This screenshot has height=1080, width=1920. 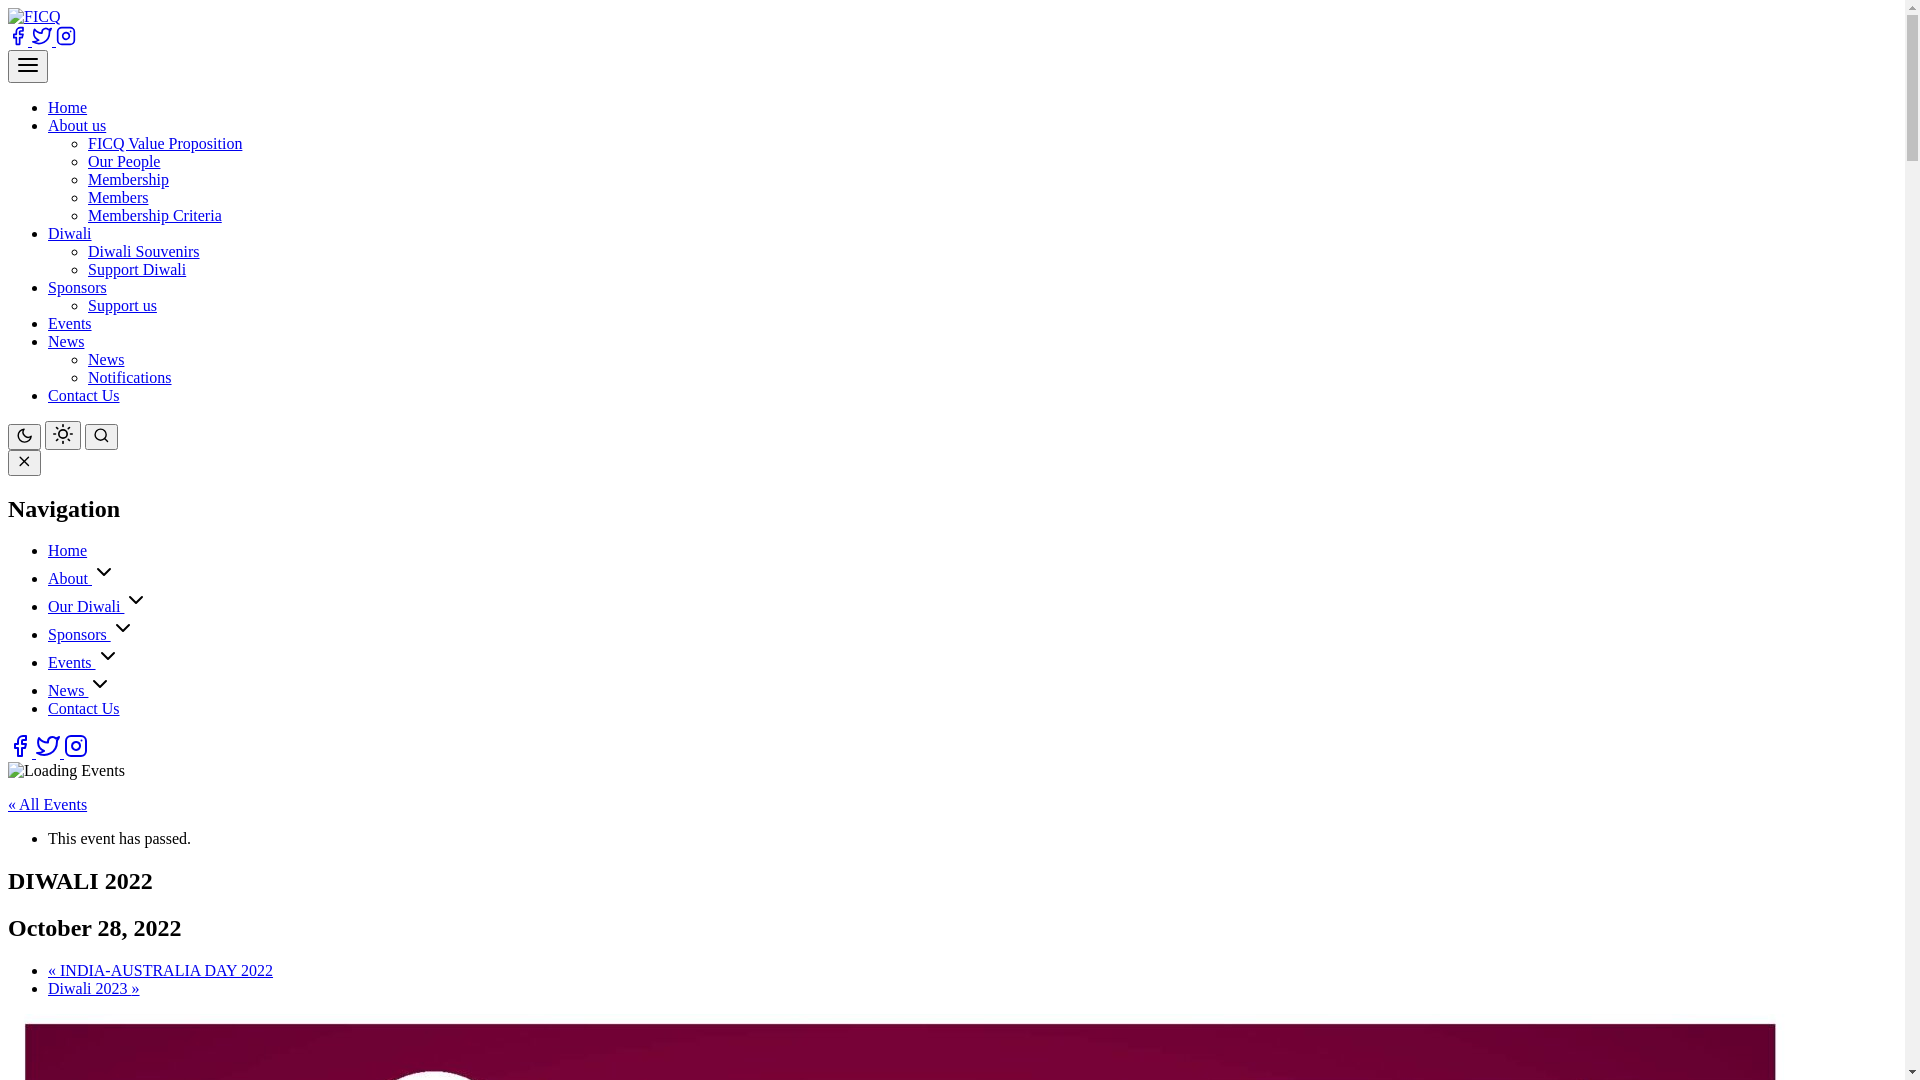 I want to click on 'Members', so click(x=117, y=197).